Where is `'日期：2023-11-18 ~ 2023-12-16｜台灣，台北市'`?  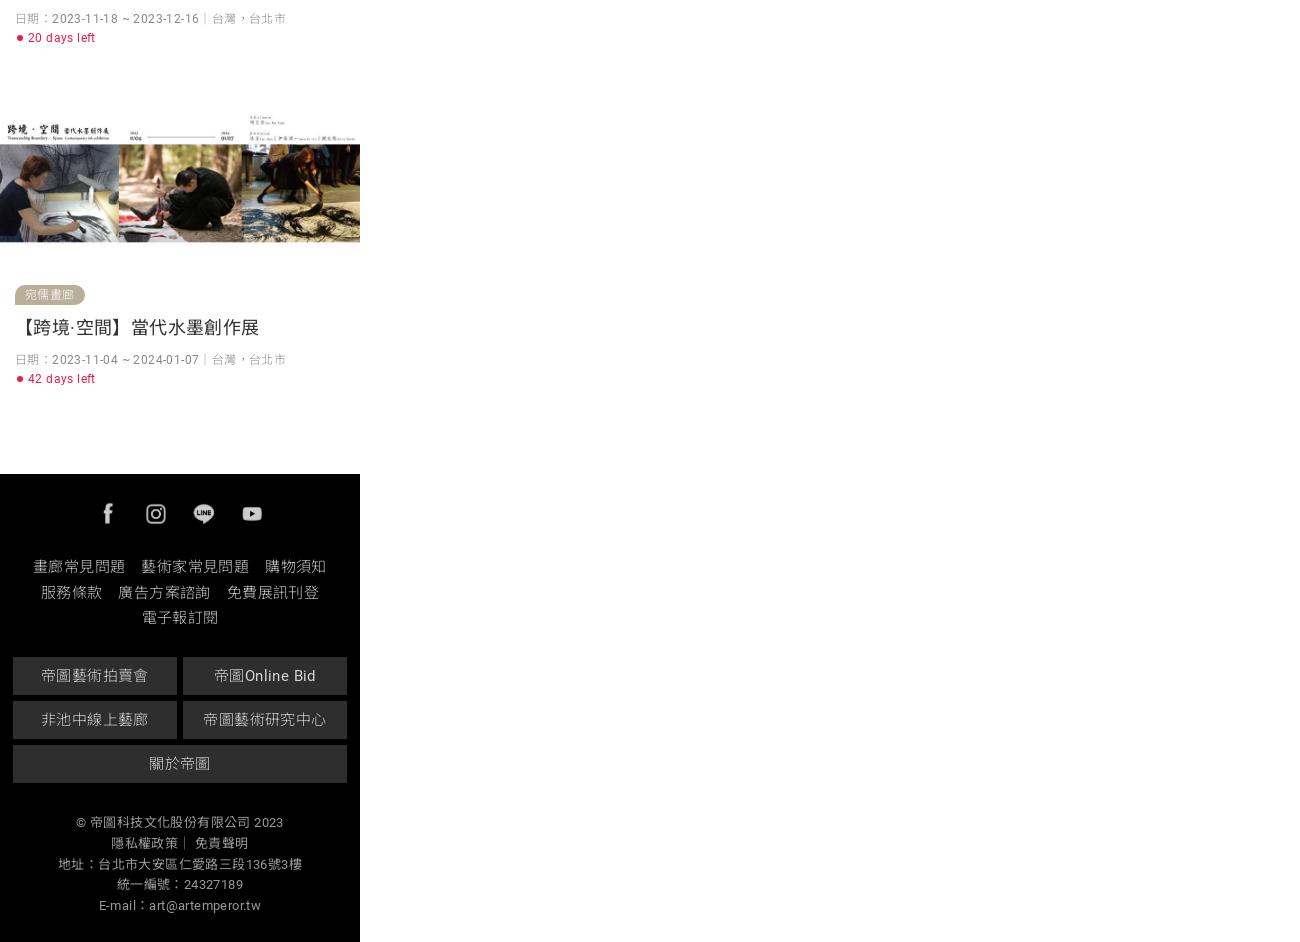
'日期：2023-11-18 ~ 2023-12-16｜台灣，台北市' is located at coordinates (149, 17).